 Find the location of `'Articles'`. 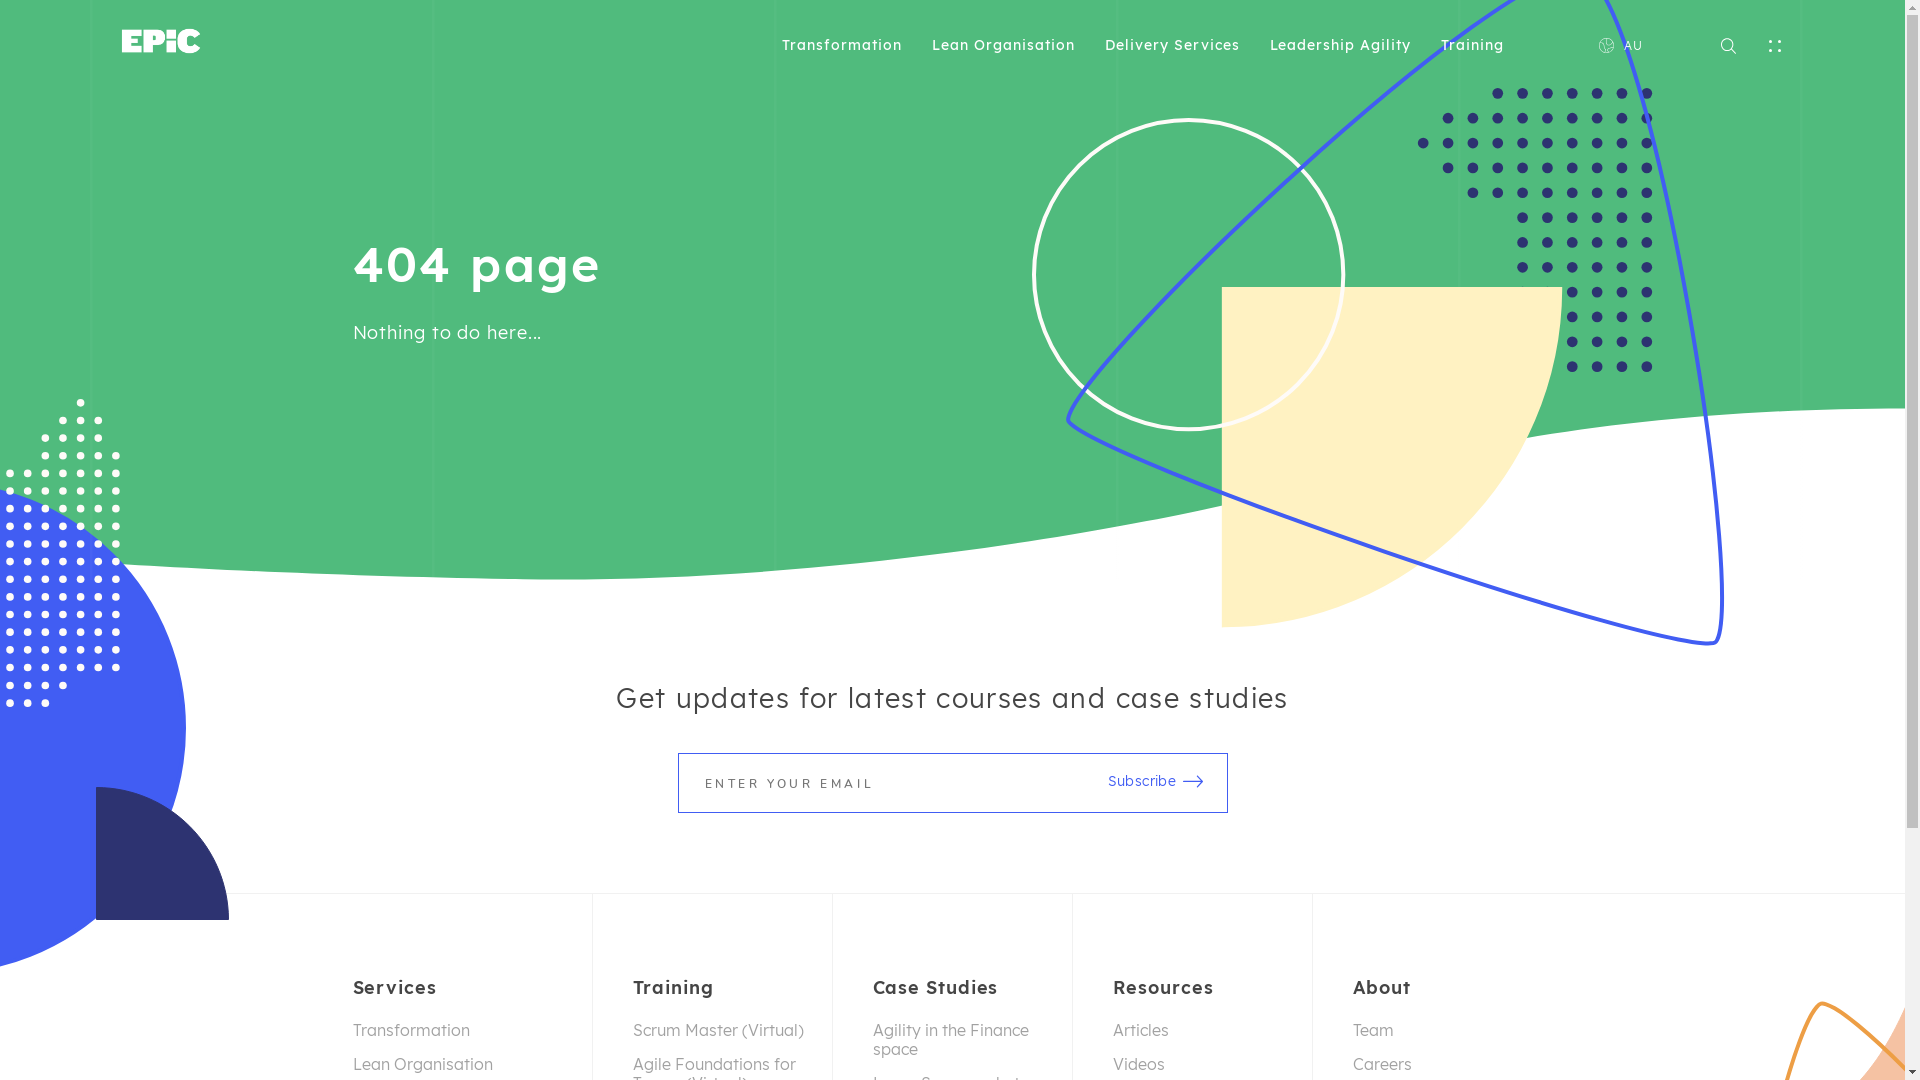

'Articles' is located at coordinates (1207, 1030).